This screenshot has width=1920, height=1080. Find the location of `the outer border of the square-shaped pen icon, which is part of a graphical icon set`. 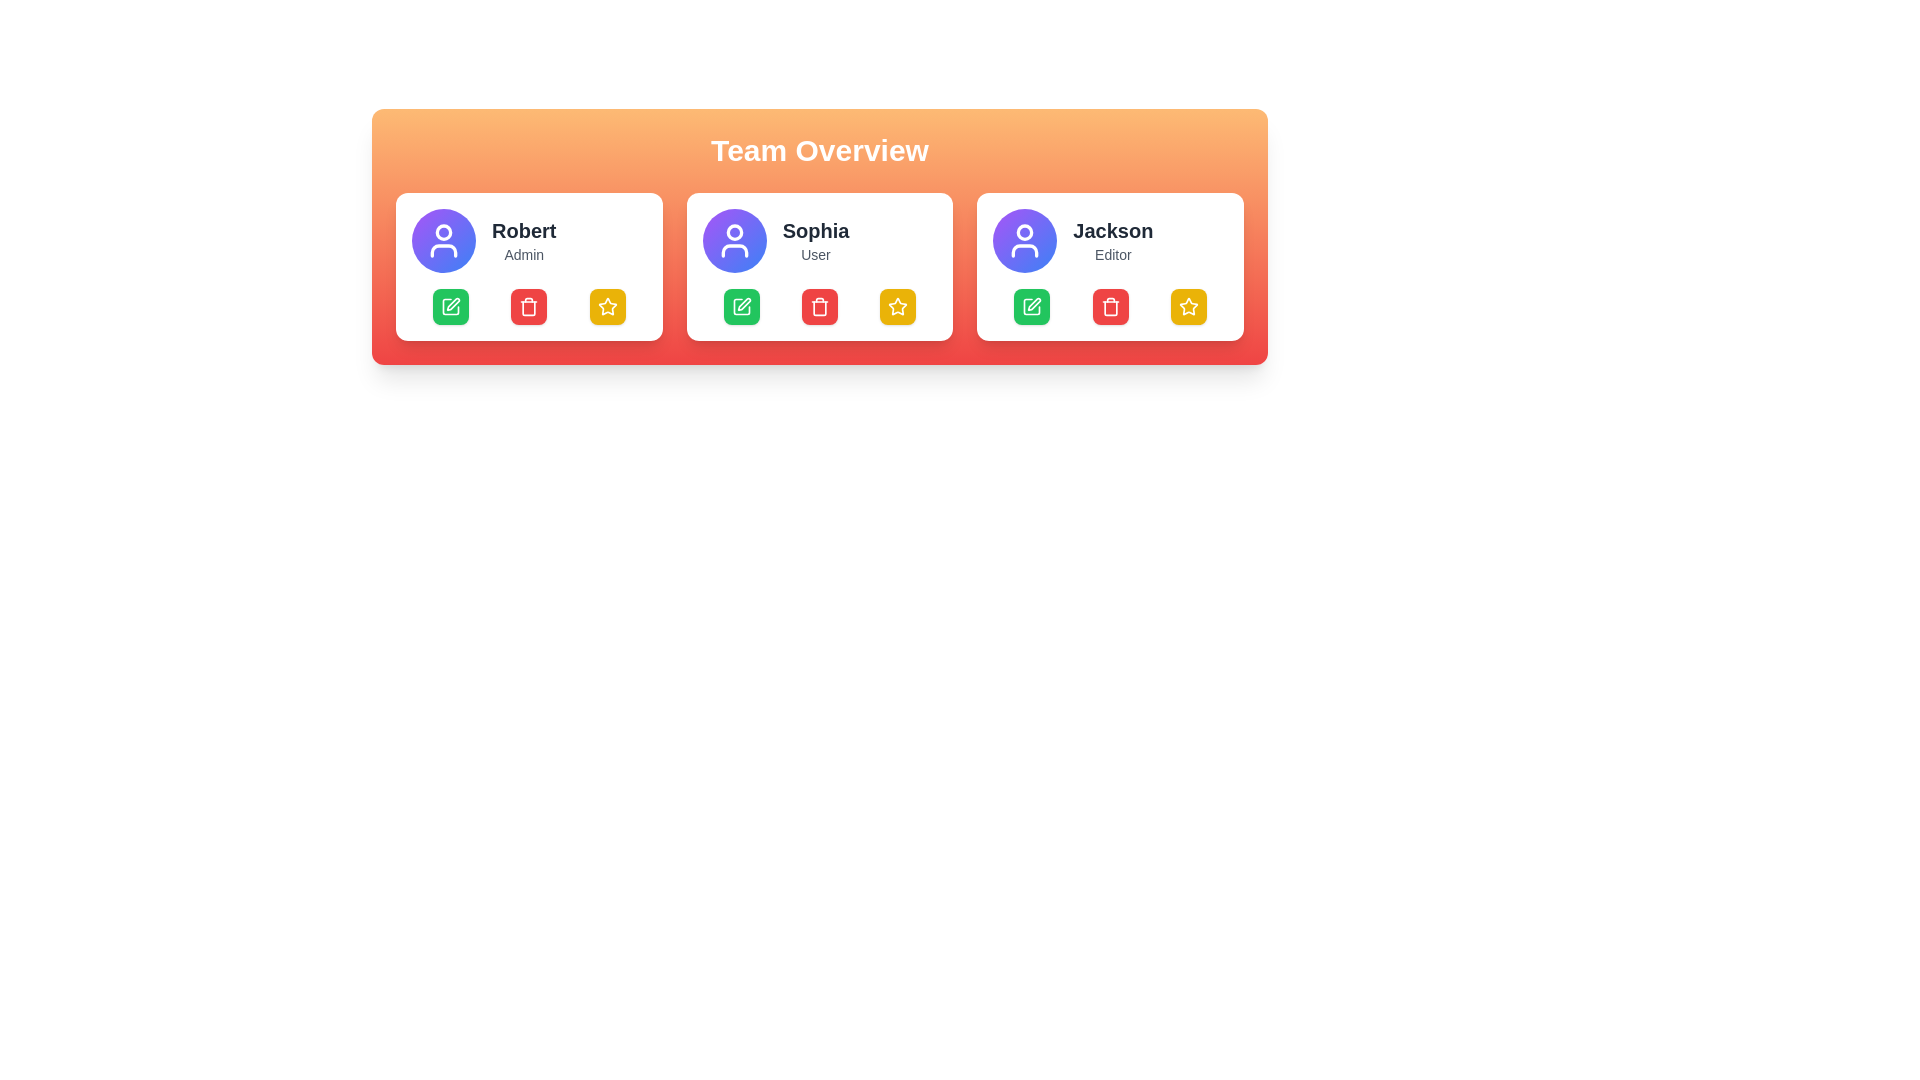

the outer border of the square-shaped pen icon, which is part of a graphical icon set is located at coordinates (1032, 307).